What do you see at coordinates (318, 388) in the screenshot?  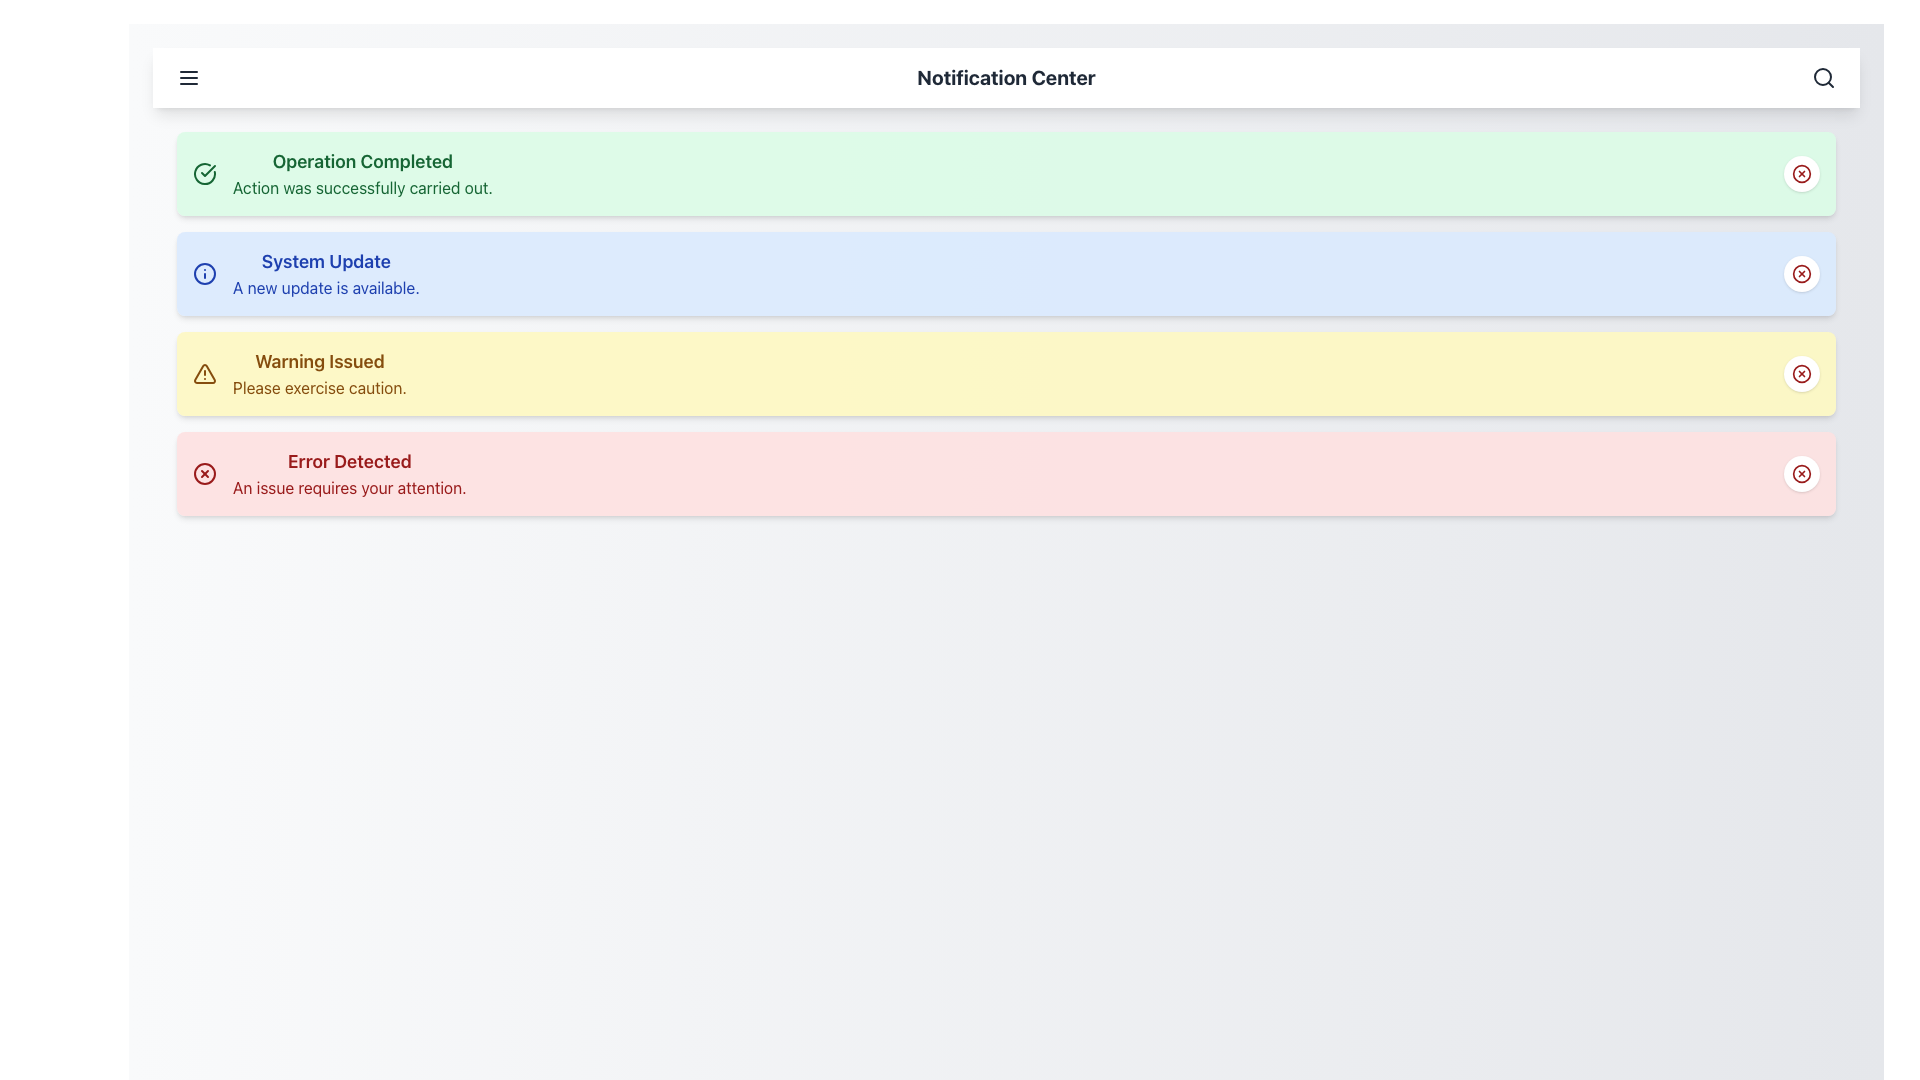 I see `text 'Please exercise caution.' located in the yellow notification box under the header 'Warning Issued'` at bounding box center [318, 388].